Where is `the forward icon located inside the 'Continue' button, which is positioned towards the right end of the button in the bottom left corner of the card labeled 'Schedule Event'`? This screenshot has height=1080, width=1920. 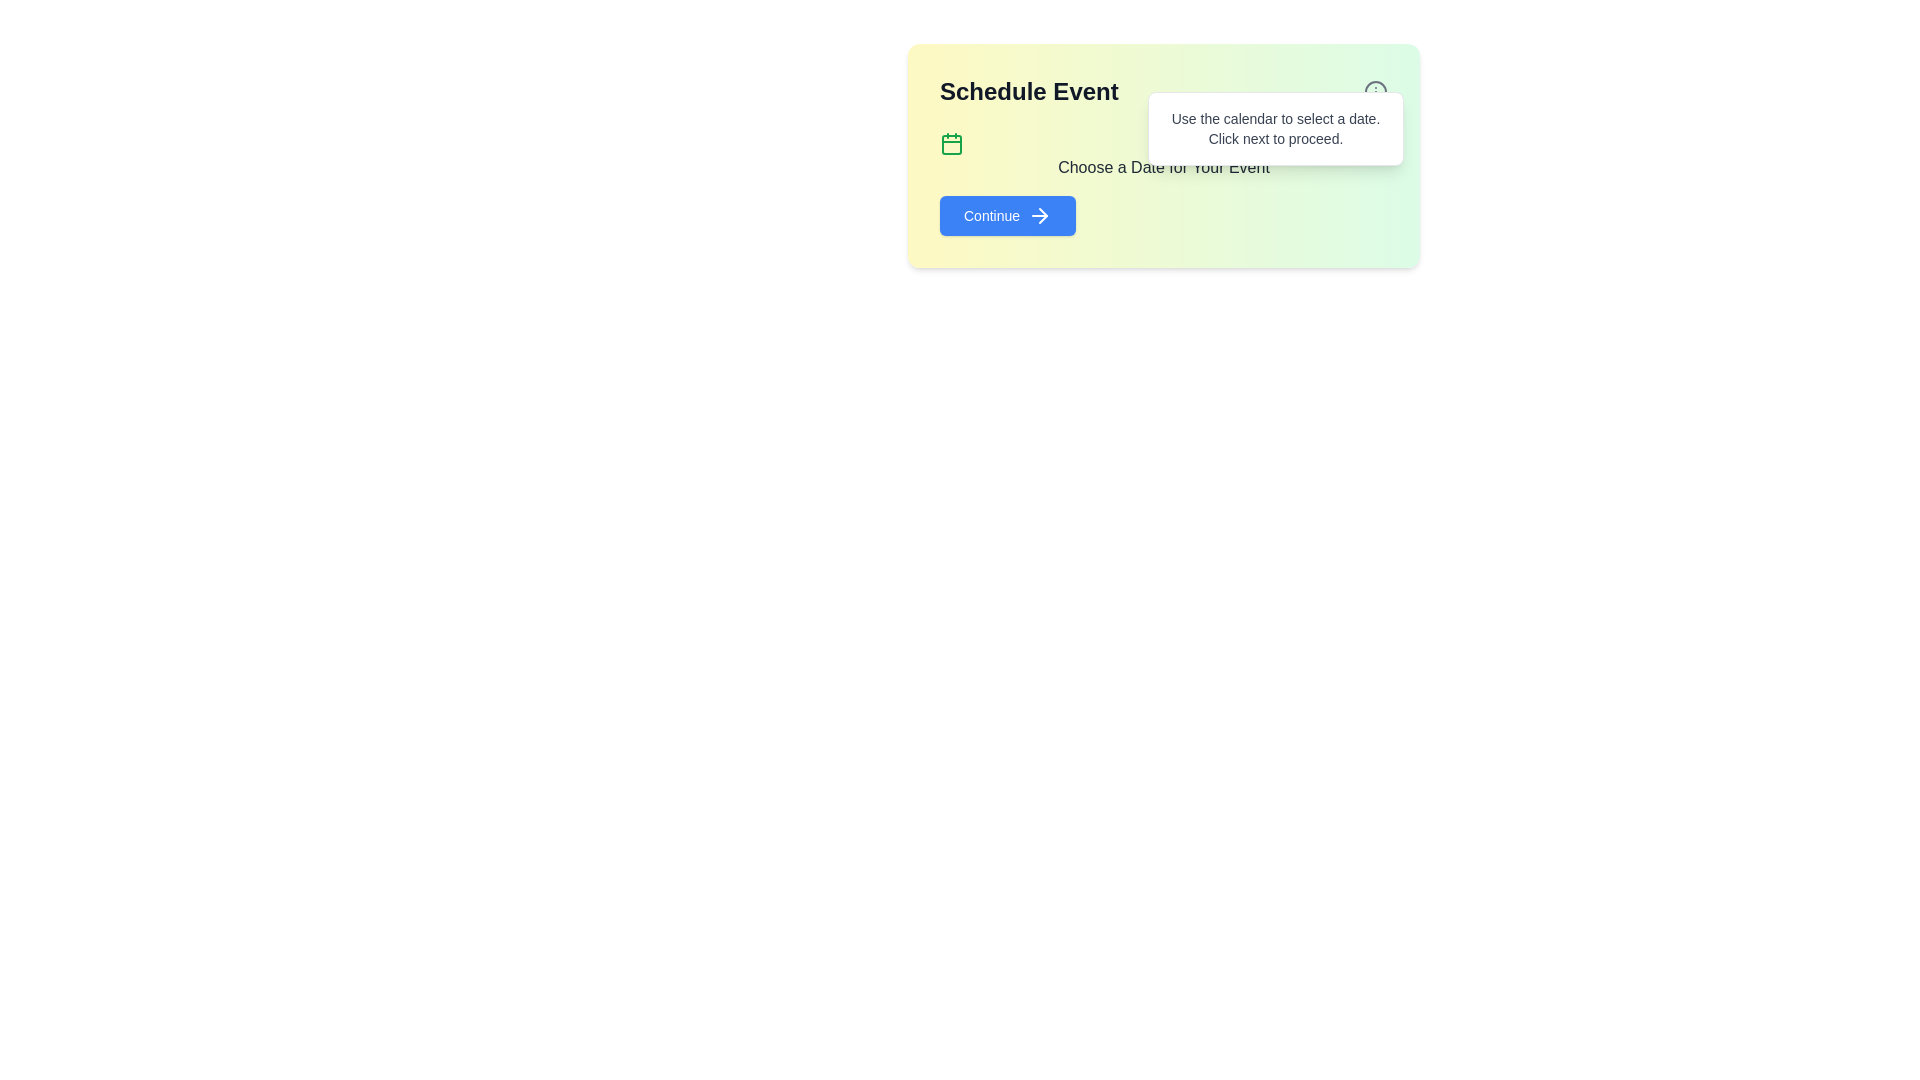 the forward icon located inside the 'Continue' button, which is positioned towards the right end of the button in the bottom left corner of the card labeled 'Schedule Event' is located at coordinates (1040, 216).